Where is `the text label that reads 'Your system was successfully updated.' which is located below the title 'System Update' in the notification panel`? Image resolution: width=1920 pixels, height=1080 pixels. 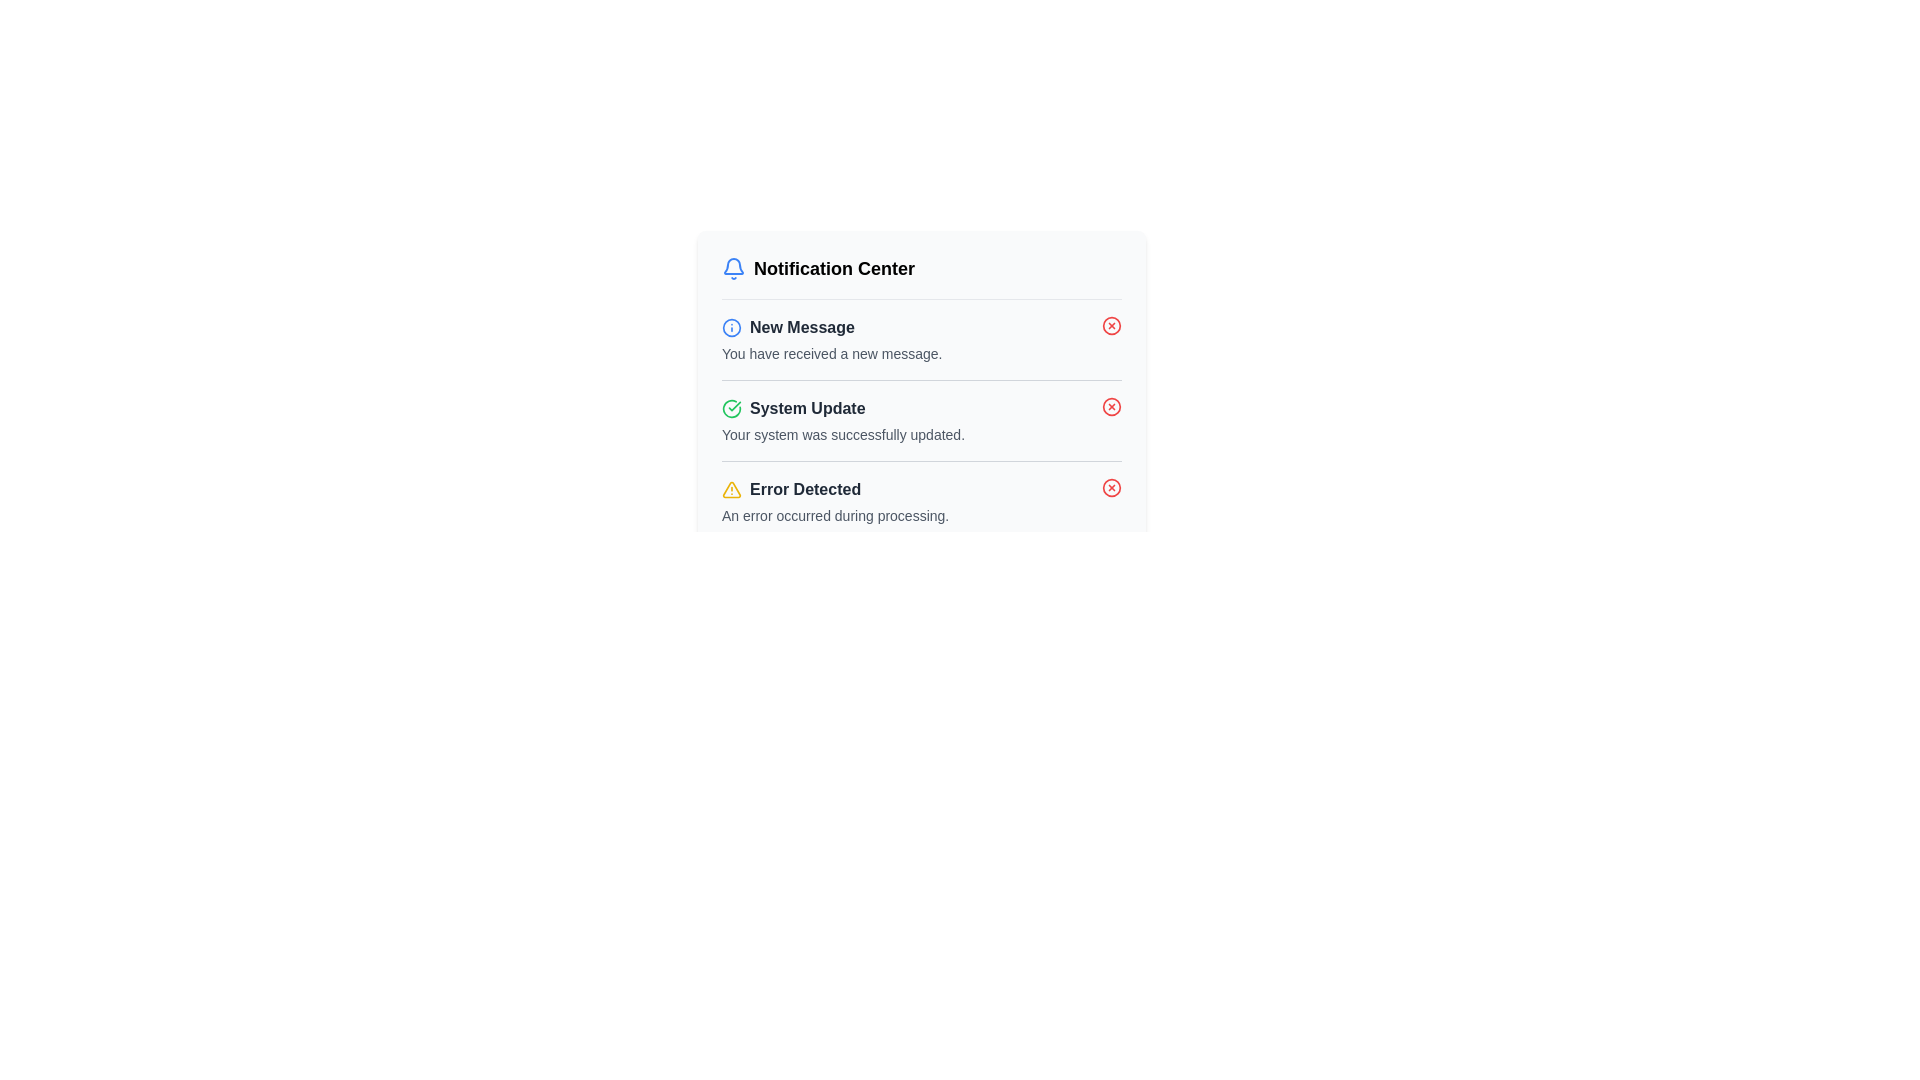
the text label that reads 'Your system was successfully updated.' which is located below the title 'System Update' in the notification panel is located at coordinates (843, 434).